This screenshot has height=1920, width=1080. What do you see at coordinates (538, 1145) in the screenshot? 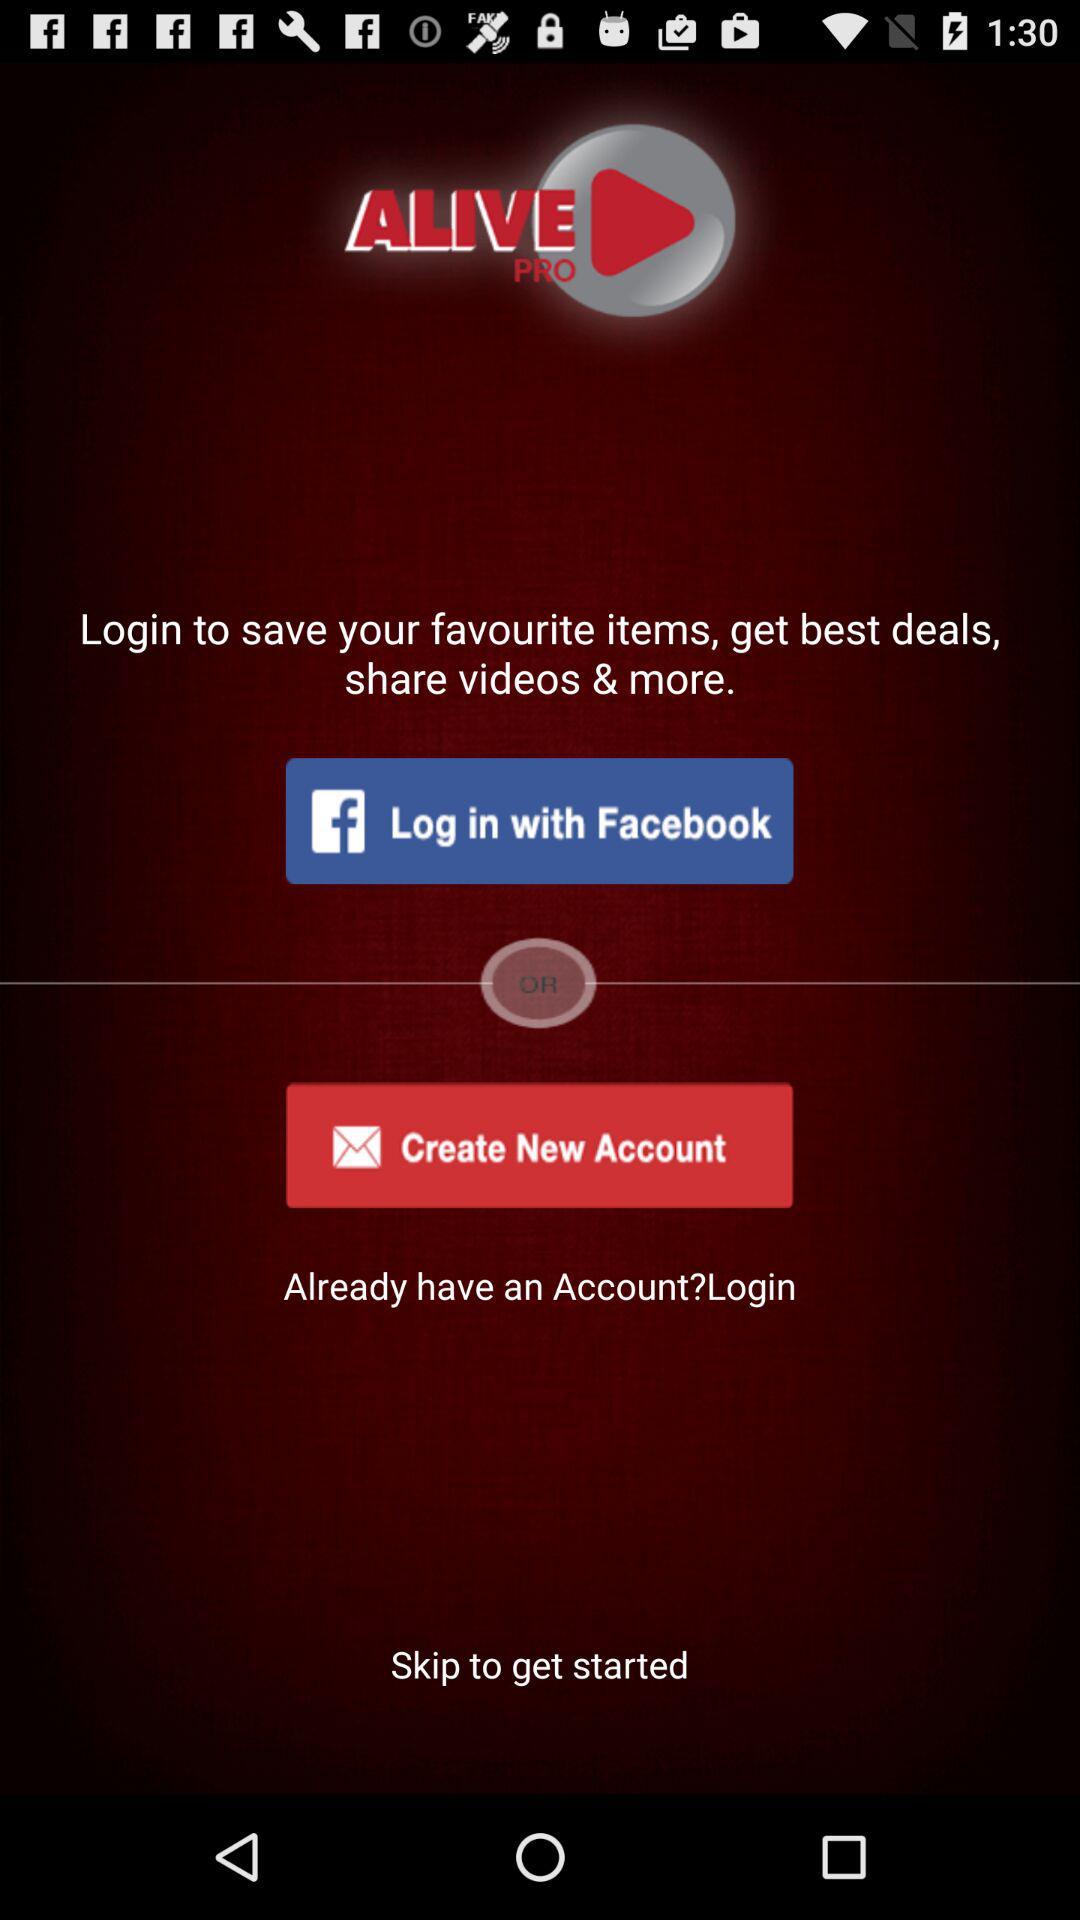
I see `new app account` at bounding box center [538, 1145].